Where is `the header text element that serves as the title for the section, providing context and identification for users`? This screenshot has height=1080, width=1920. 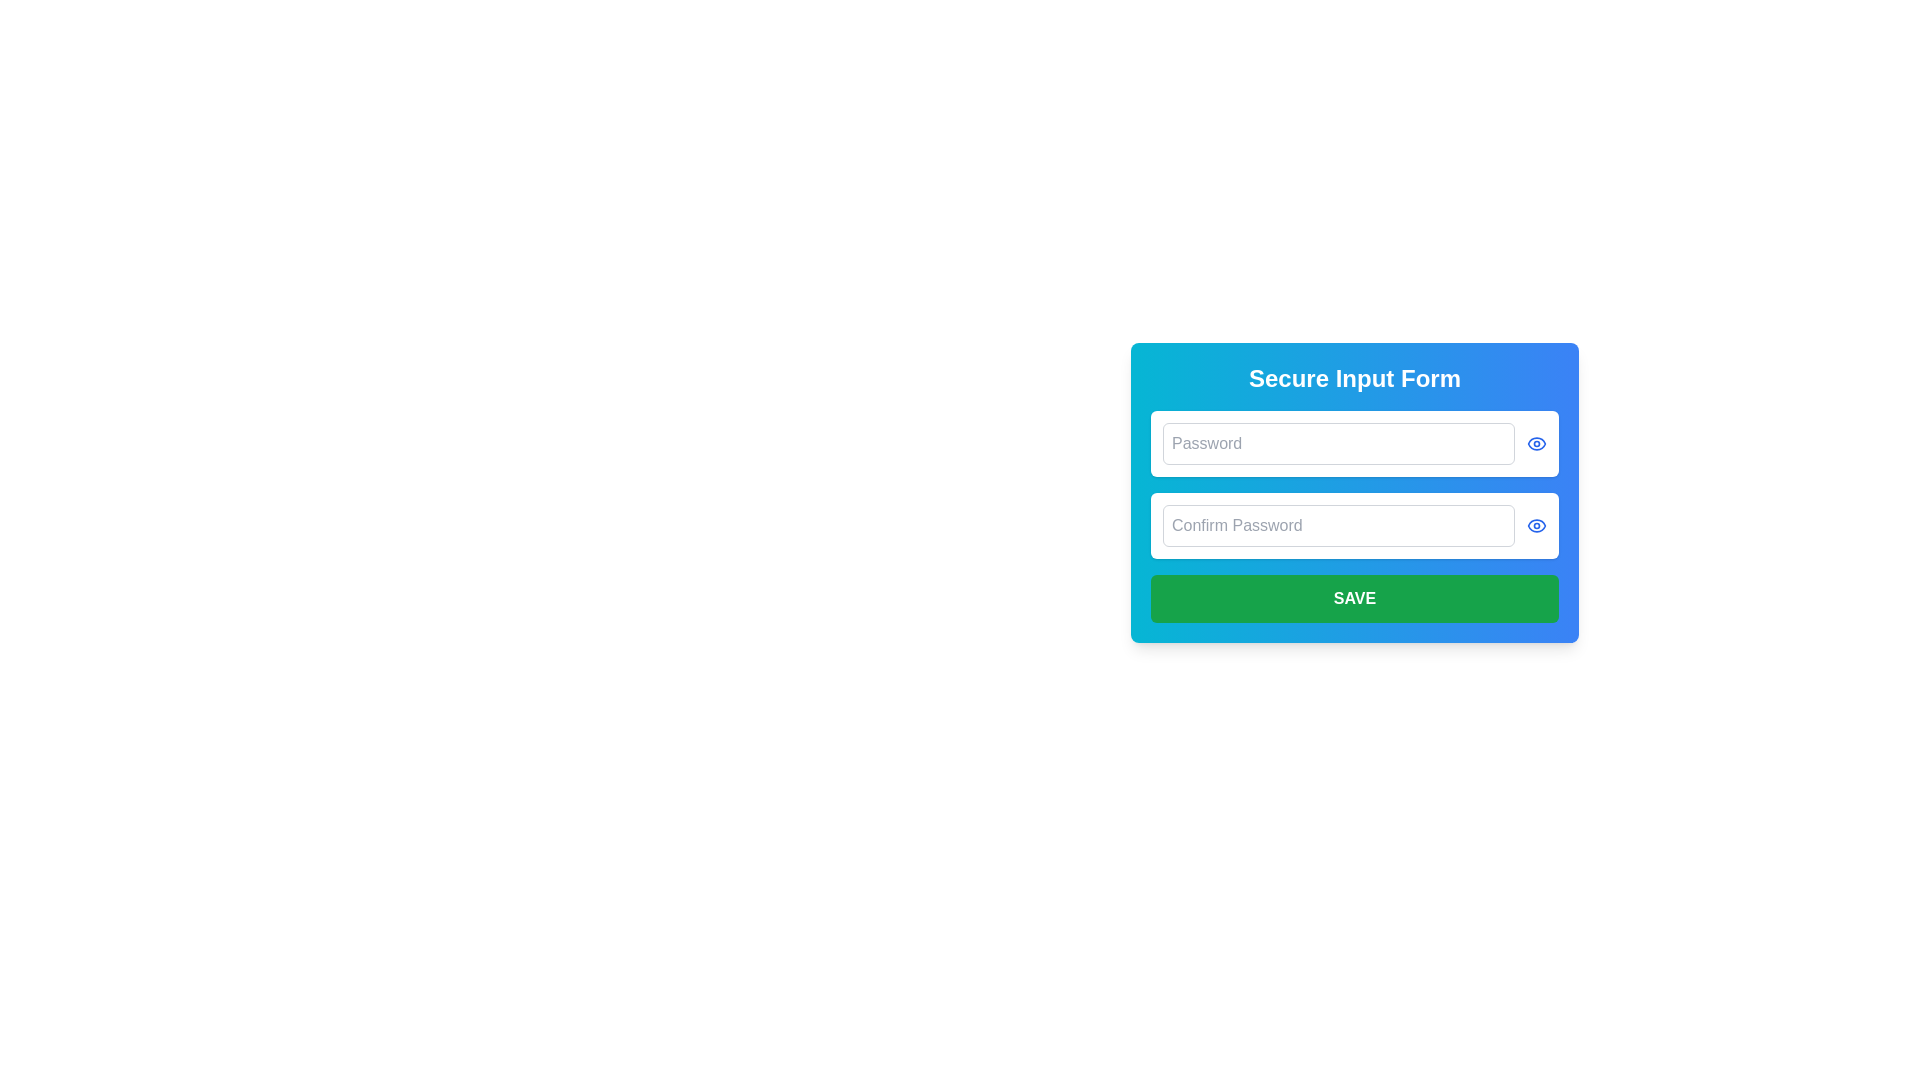
the header text element that serves as the title for the section, providing context and identification for users is located at coordinates (1354, 378).